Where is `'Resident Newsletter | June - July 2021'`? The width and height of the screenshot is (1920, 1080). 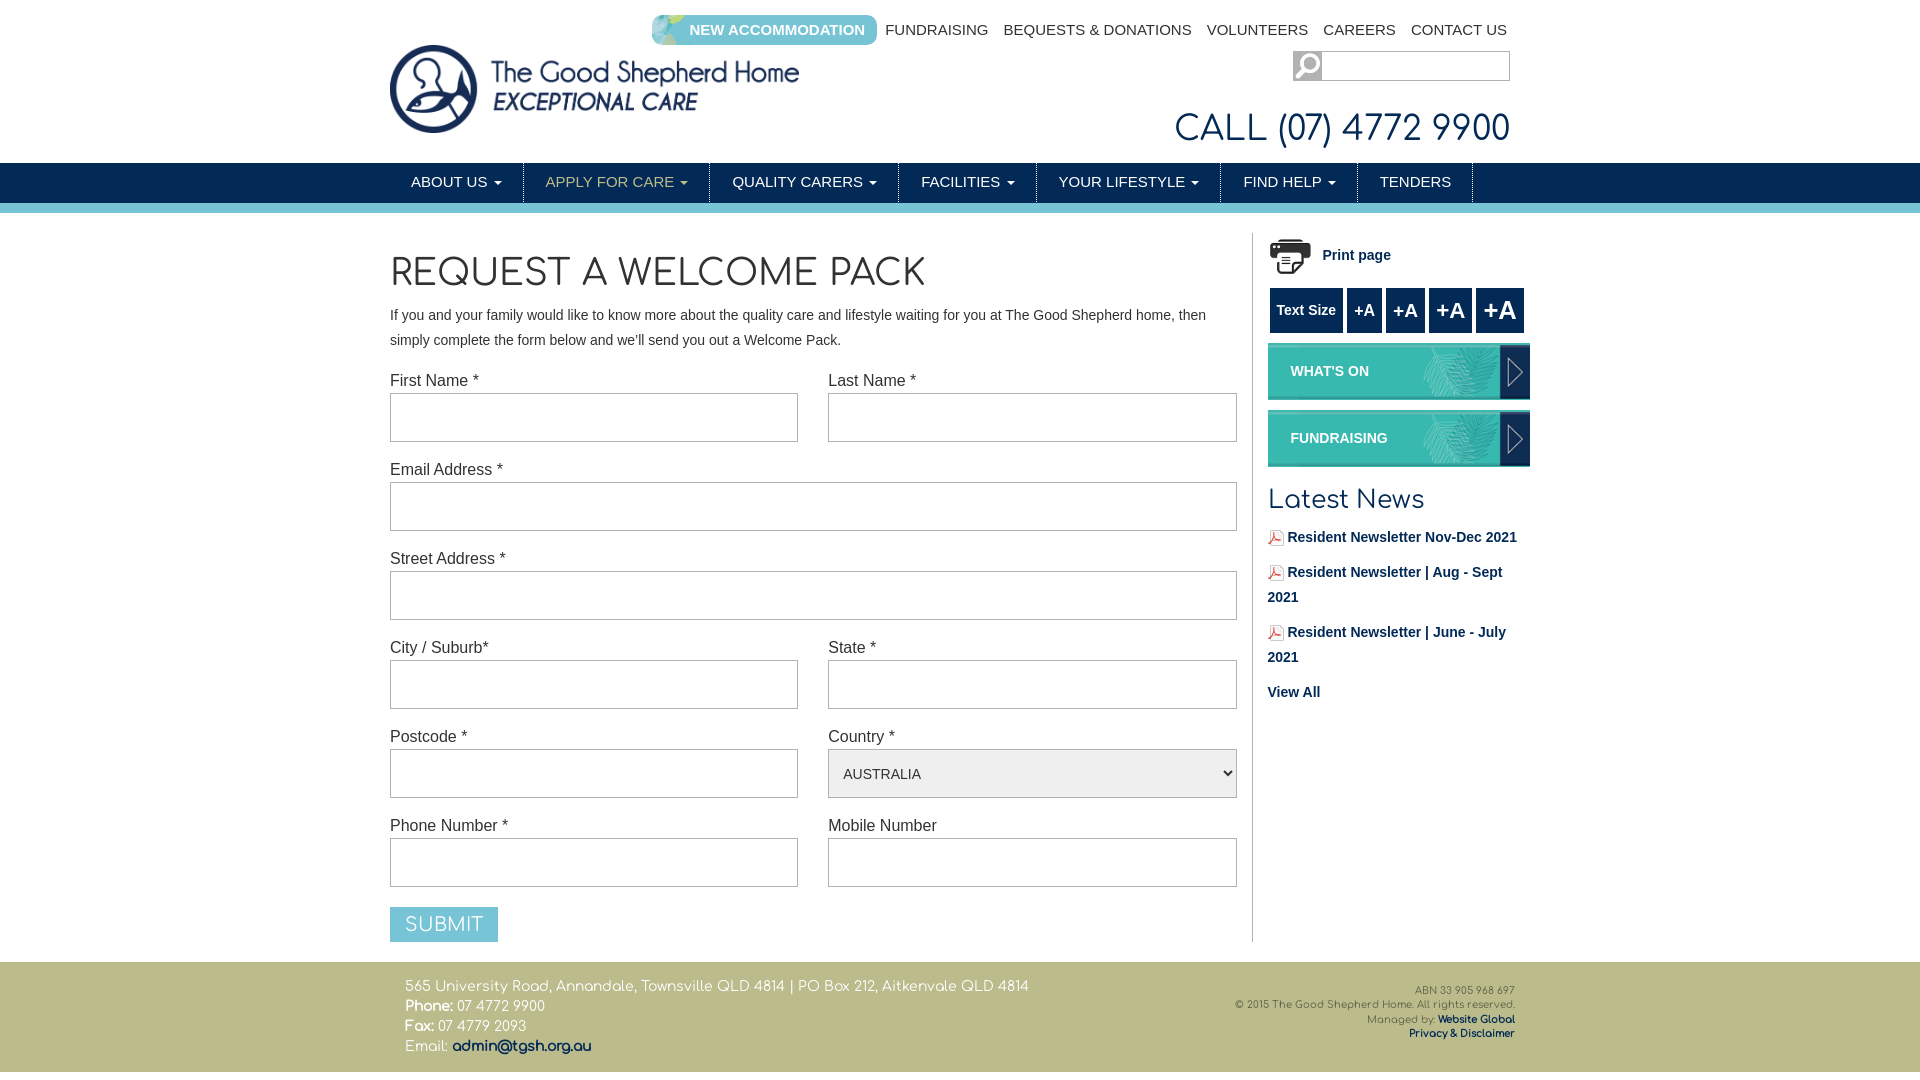 'Resident Newsletter | June - July 2021' is located at coordinates (1386, 644).